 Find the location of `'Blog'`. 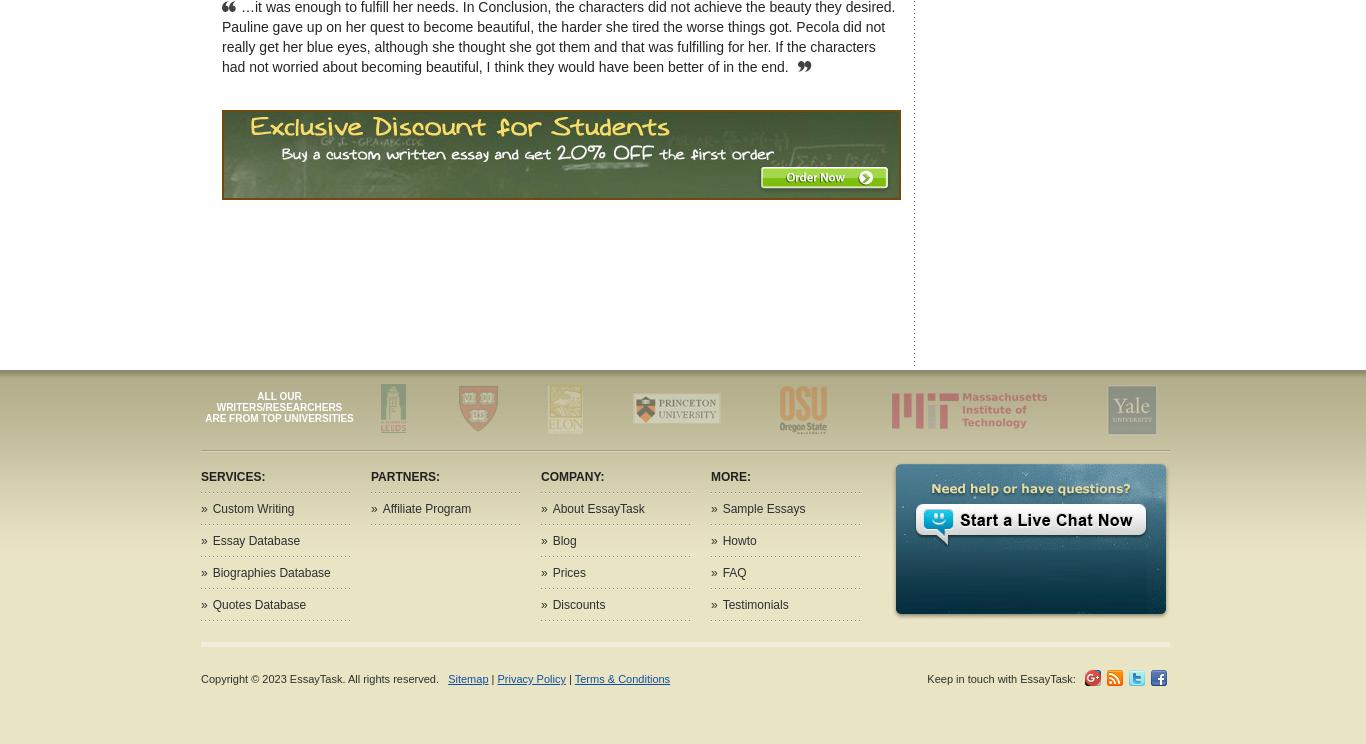

'Blog' is located at coordinates (564, 540).